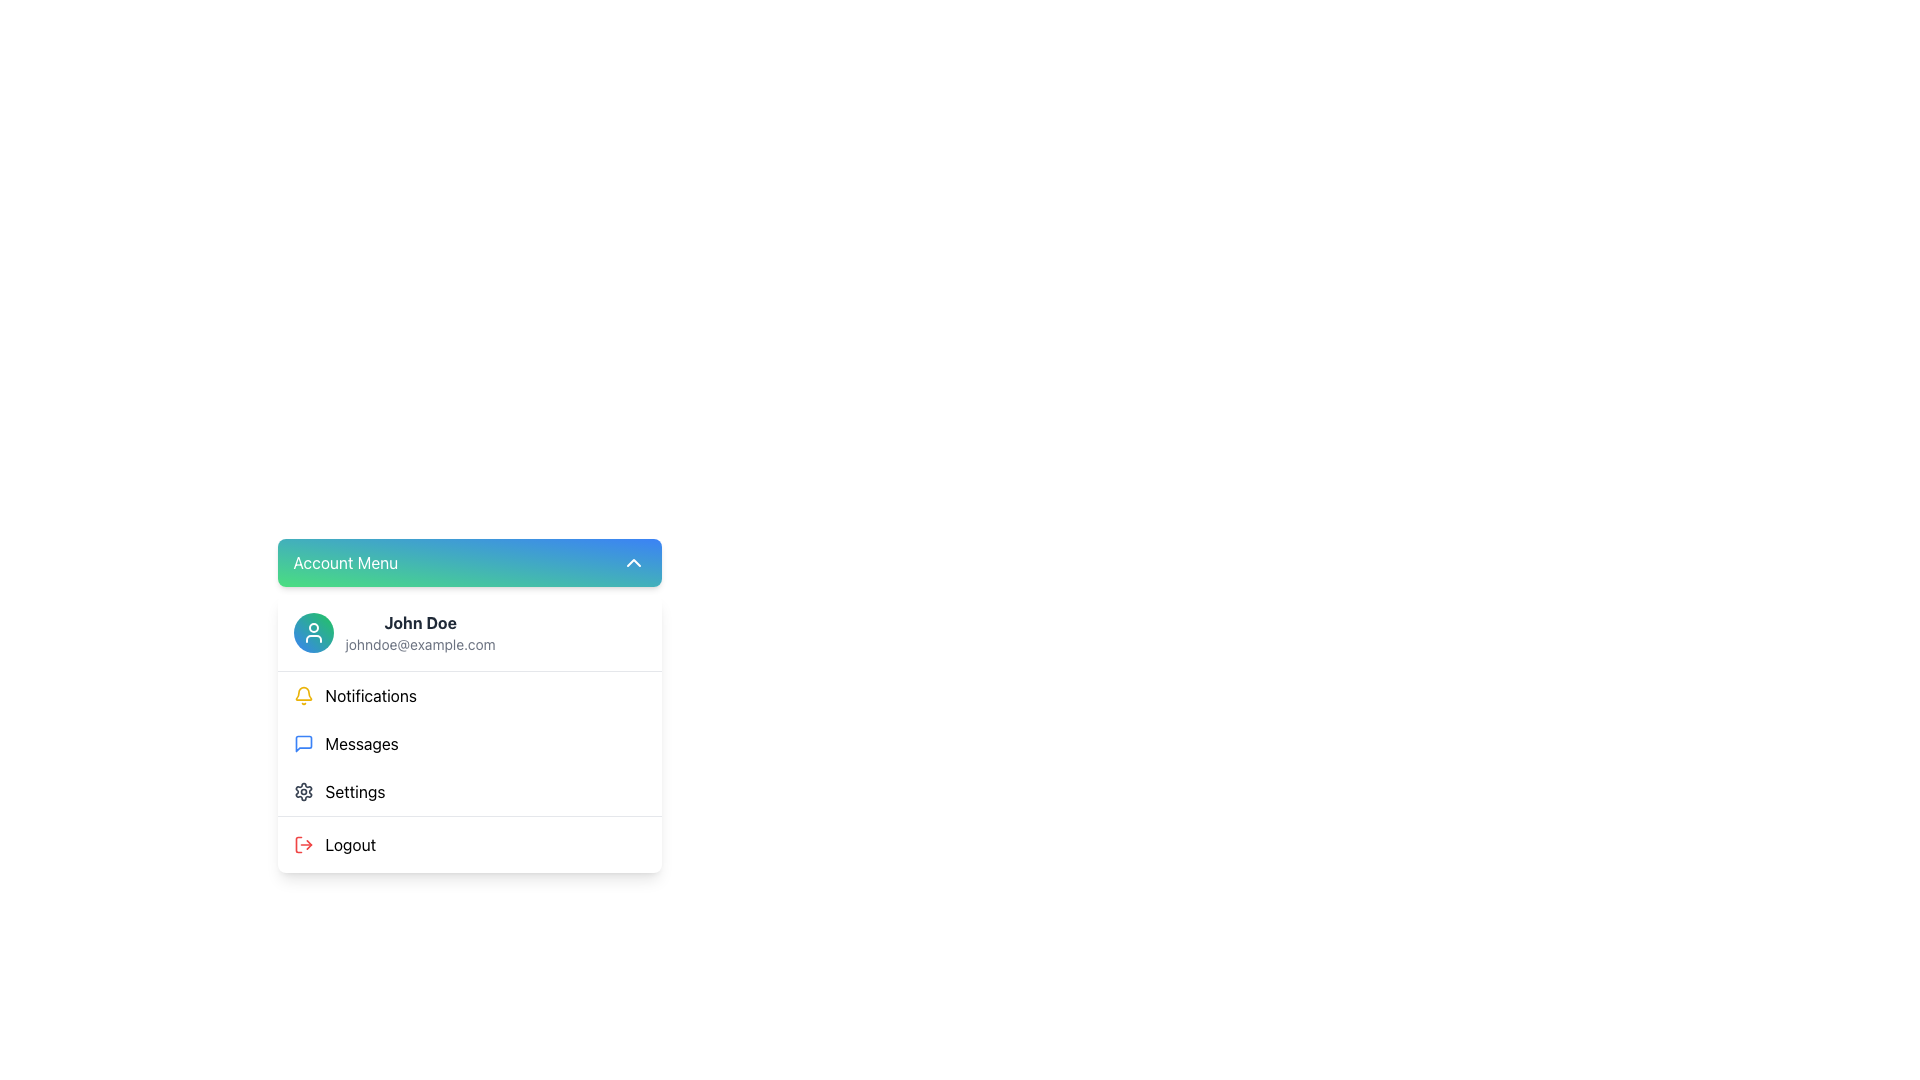  What do you see at coordinates (302, 694) in the screenshot?
I see `the yellow bell icon indicating notifications located in the 'Account Menu' dropdown, positioned to the left of the 'Notifications' text` at bounding box center [302, 694].